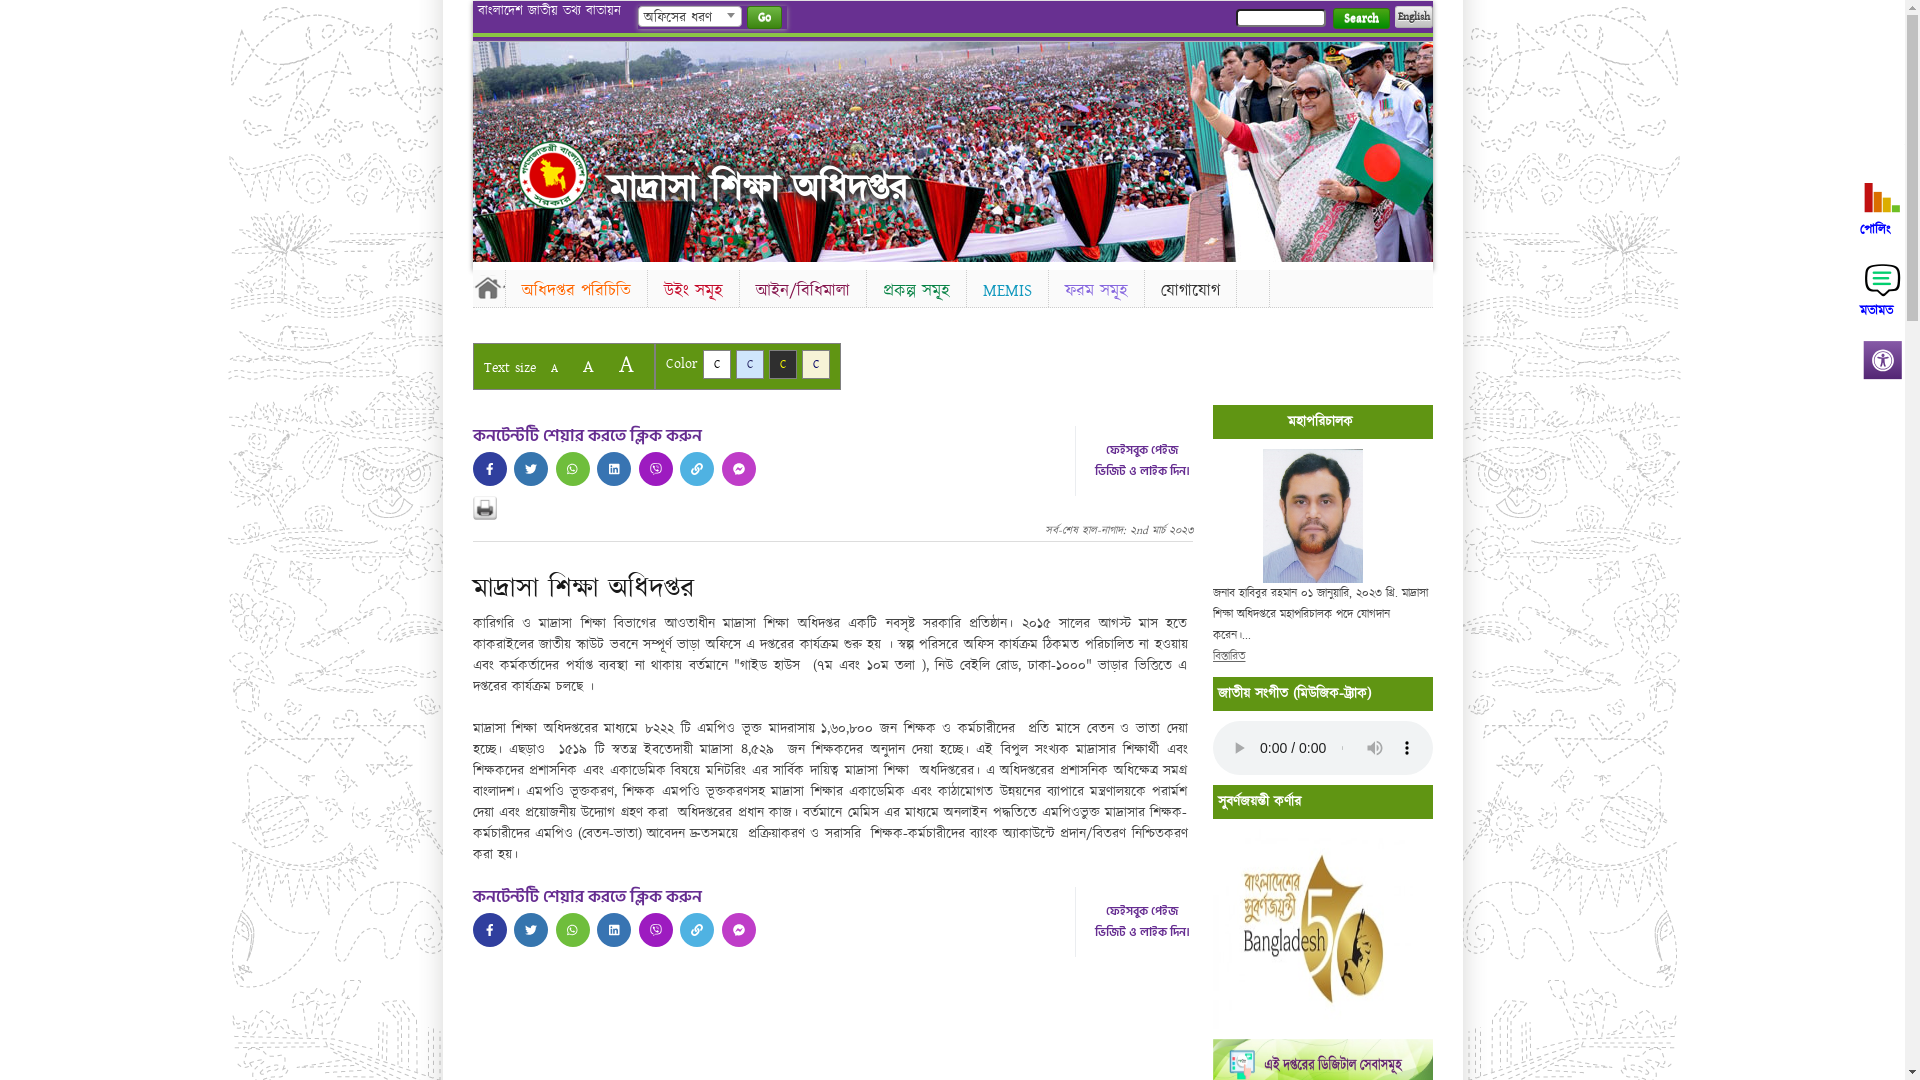 The width and height of the screenshot is (1920, 1080). What do you see at coordinates (715, 364) in the screenshot?
I see `'C'` at bounding box center [715, 364].